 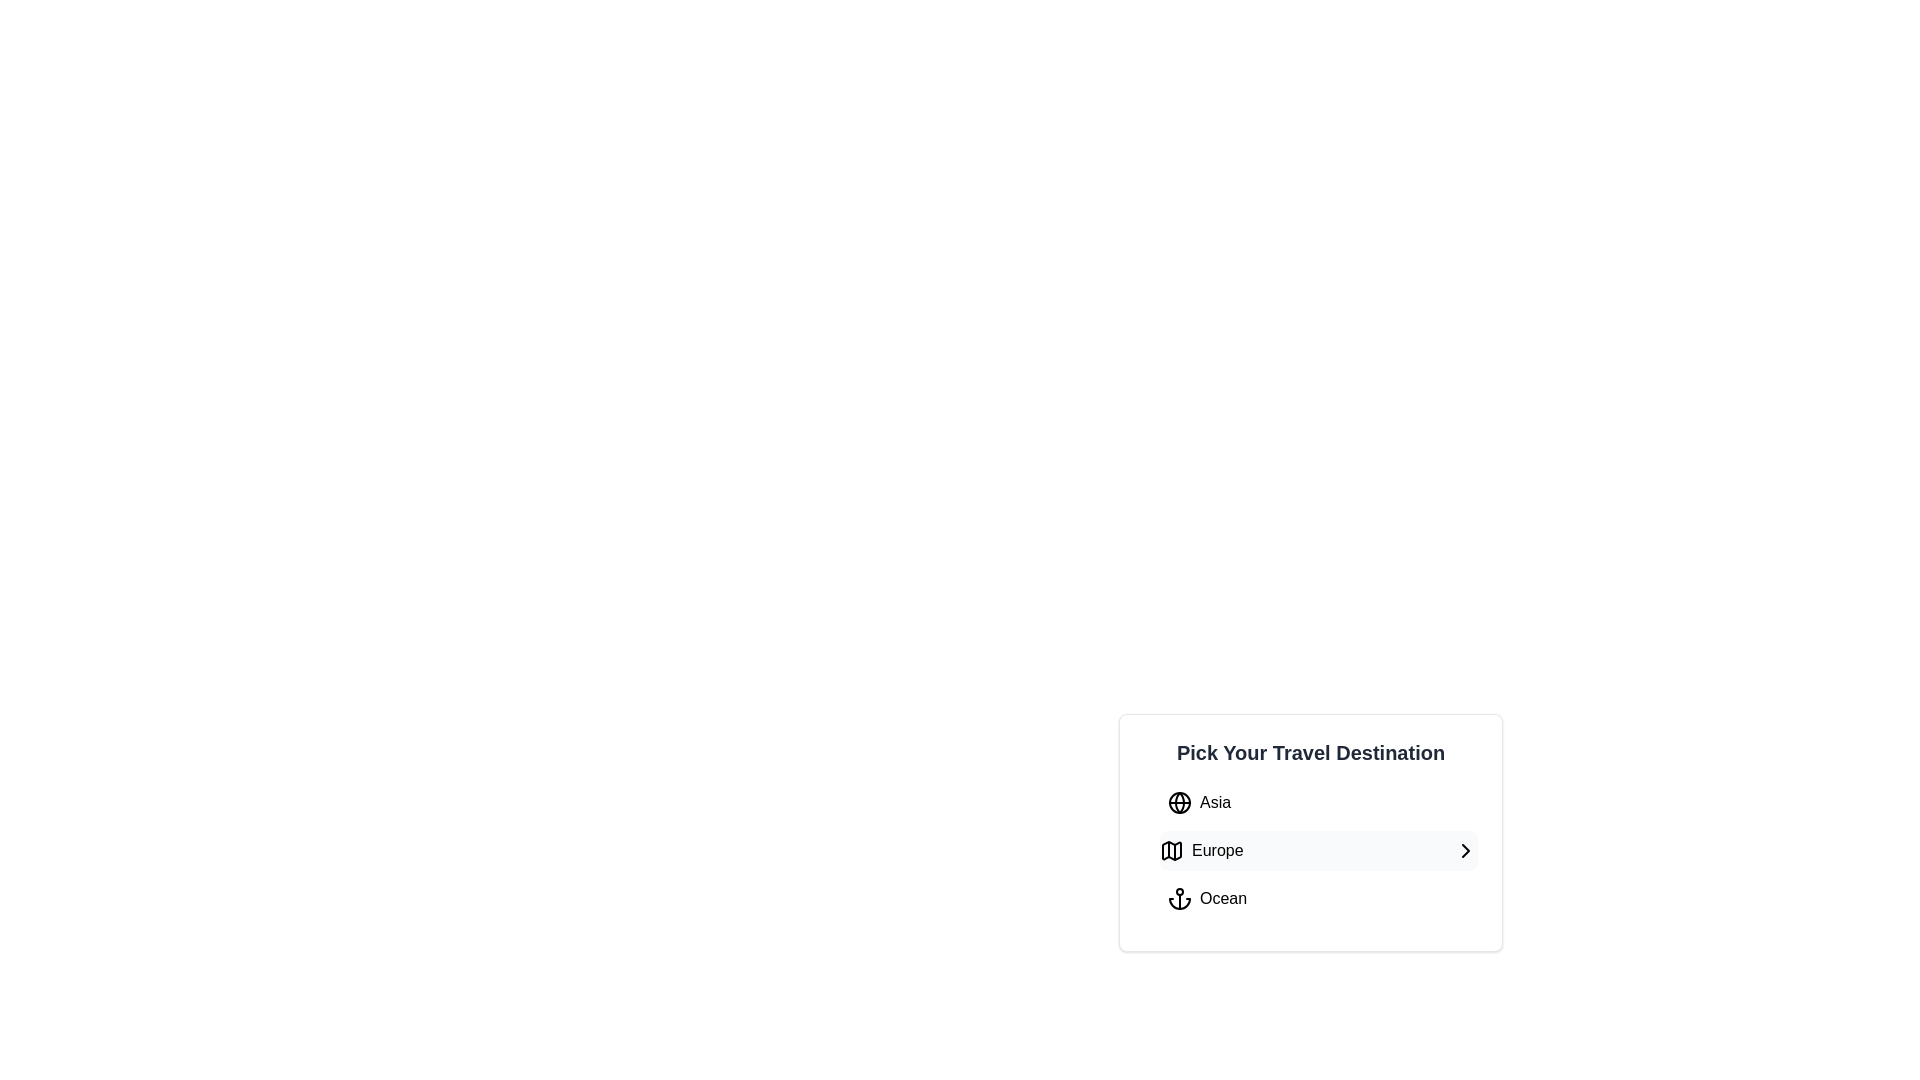 I want to click on to select the 'Europe' option from the list, which is the second entry positioned between 'Asia' and 'Ocean', so click(x=1310, y=833).